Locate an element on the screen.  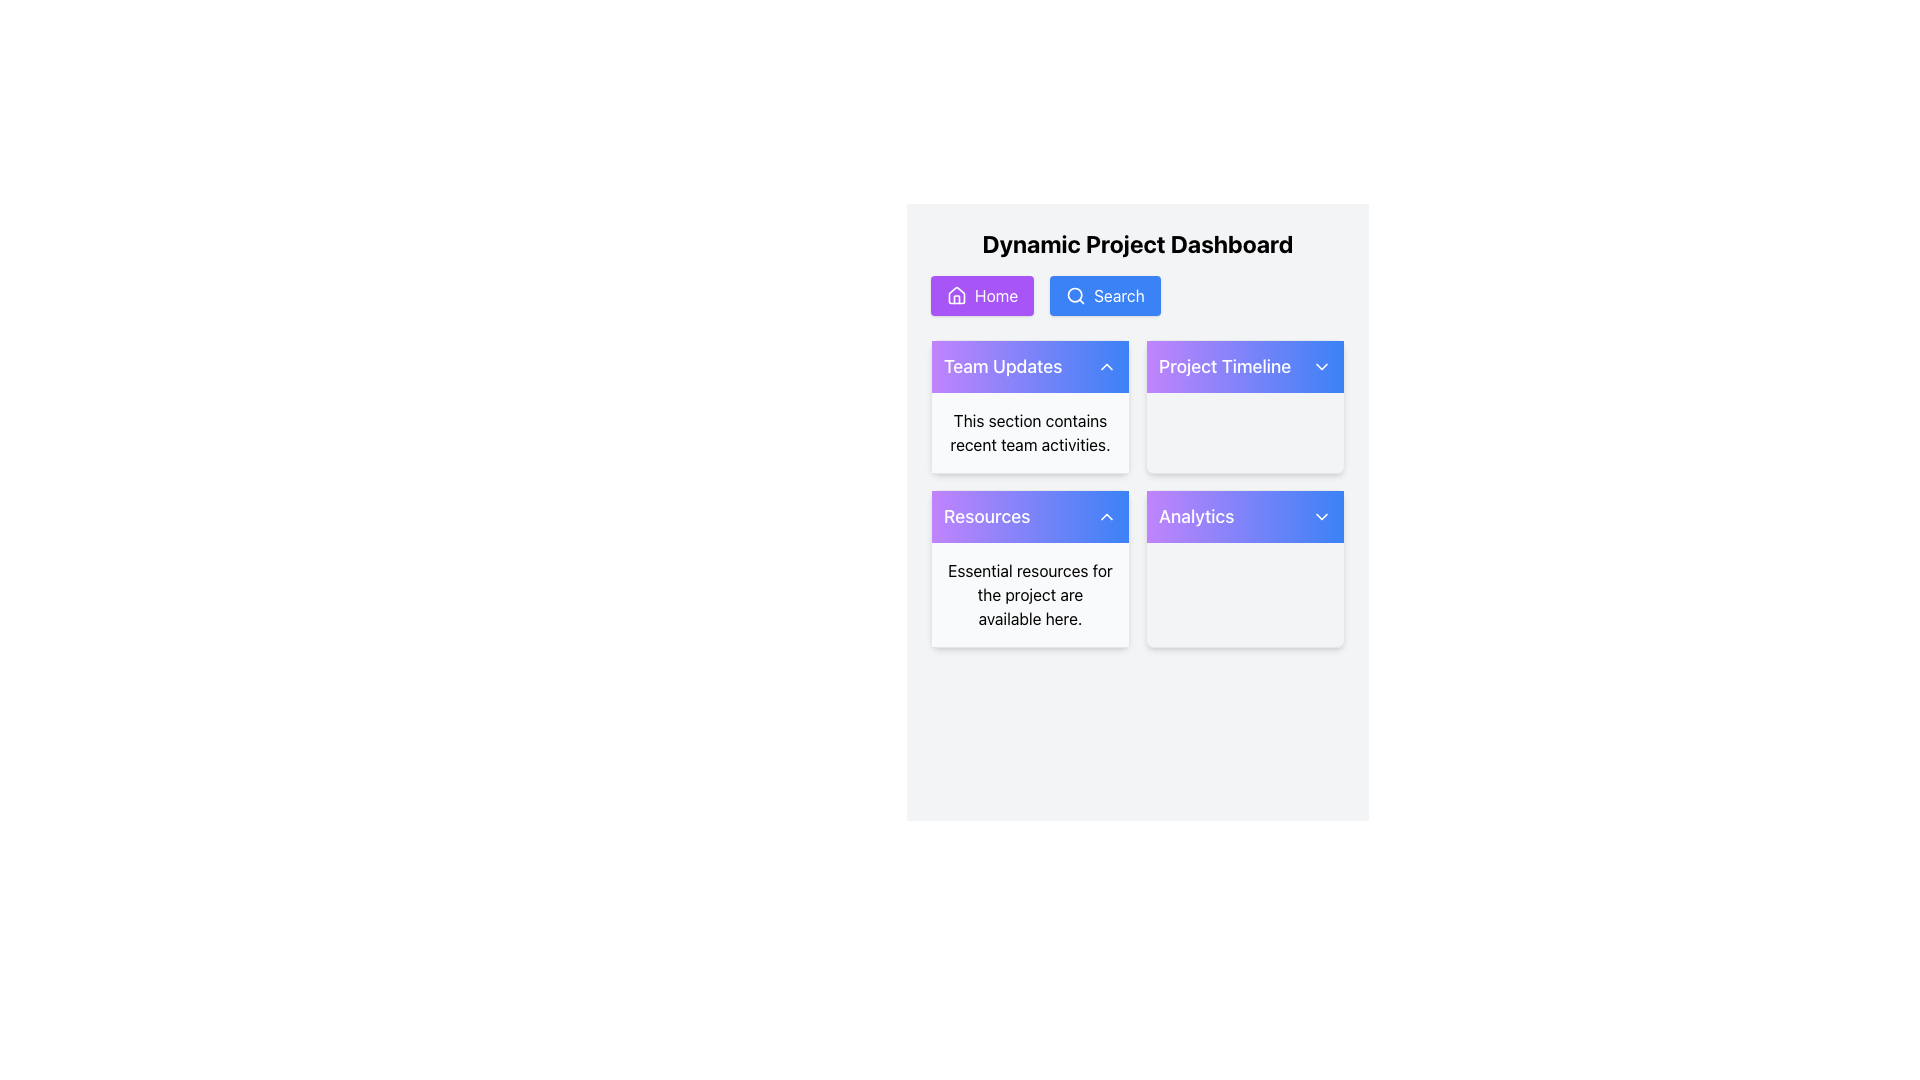
the vibrant purple 'Home' button with rounded edges and a white house icon is located at coordinates (982, 296).